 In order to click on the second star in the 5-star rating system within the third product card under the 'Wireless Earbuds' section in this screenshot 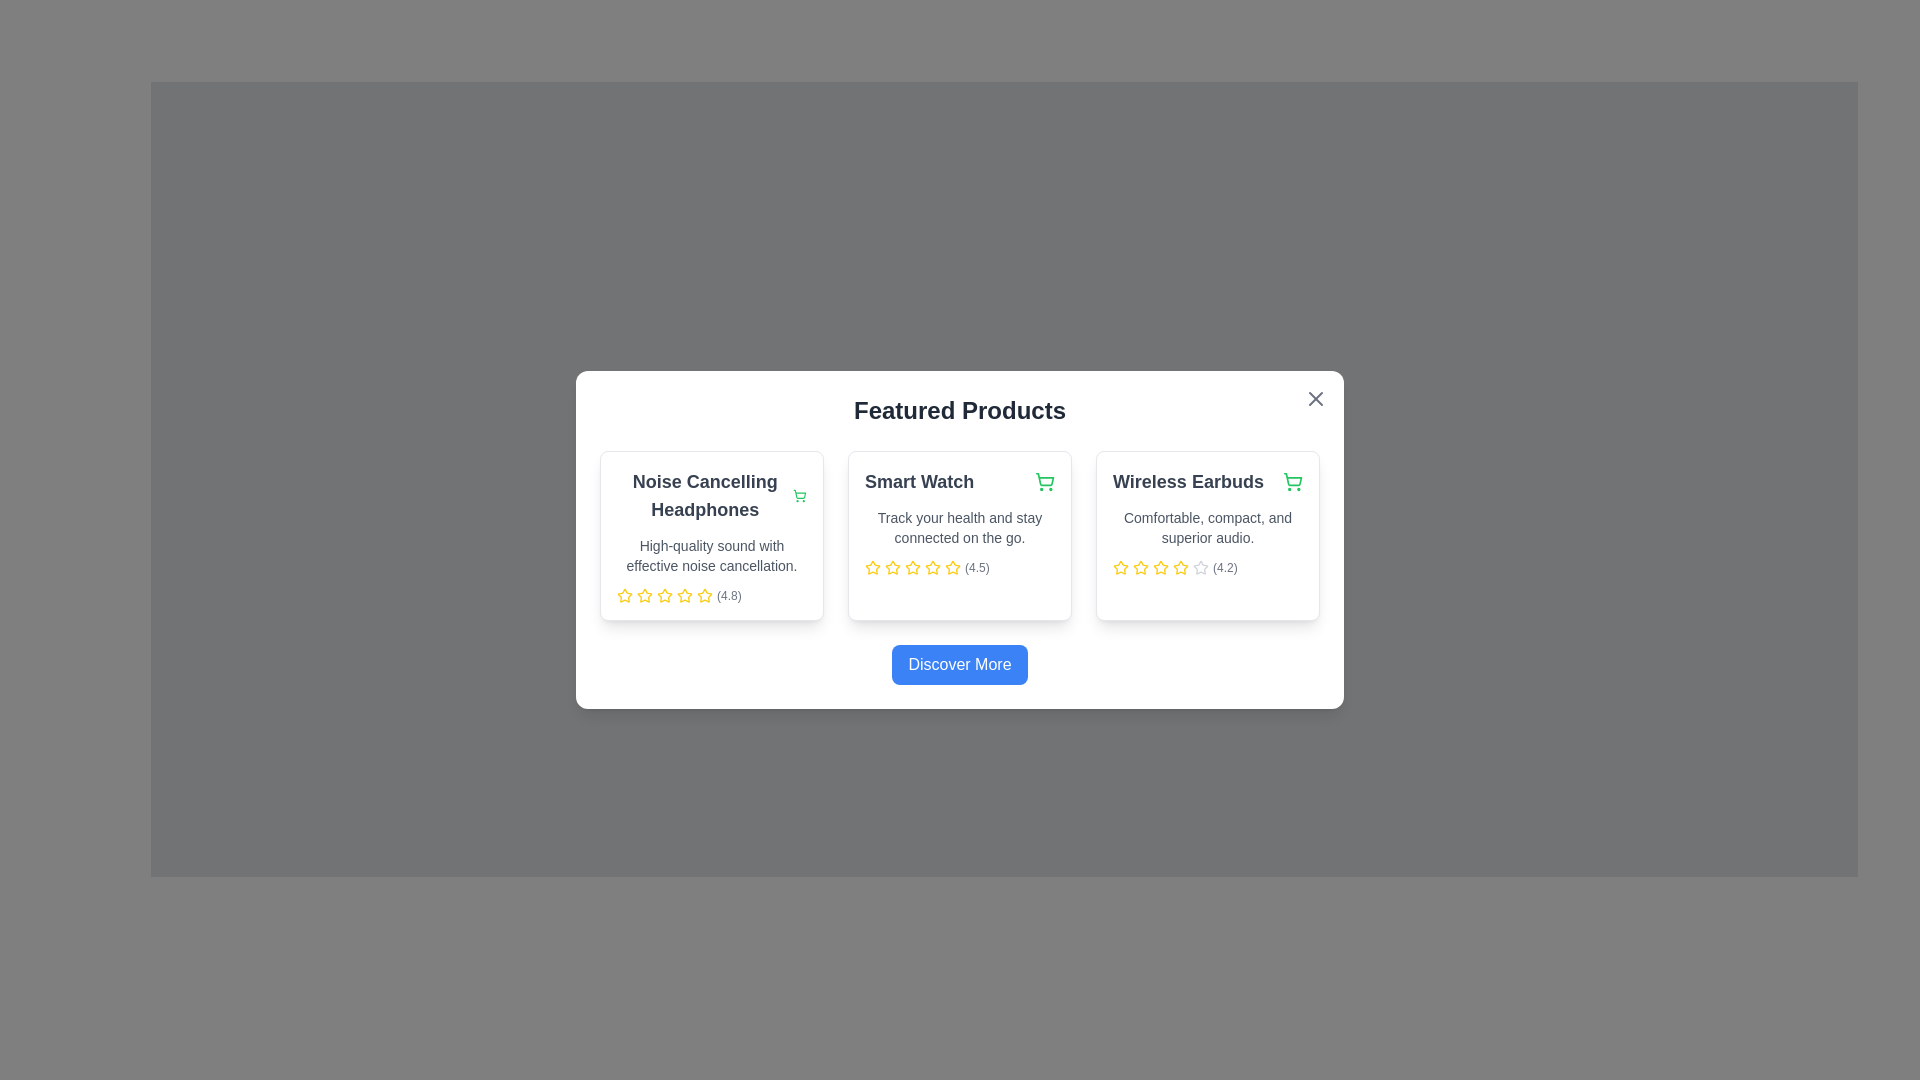, I will do `click(1160, 567)`.